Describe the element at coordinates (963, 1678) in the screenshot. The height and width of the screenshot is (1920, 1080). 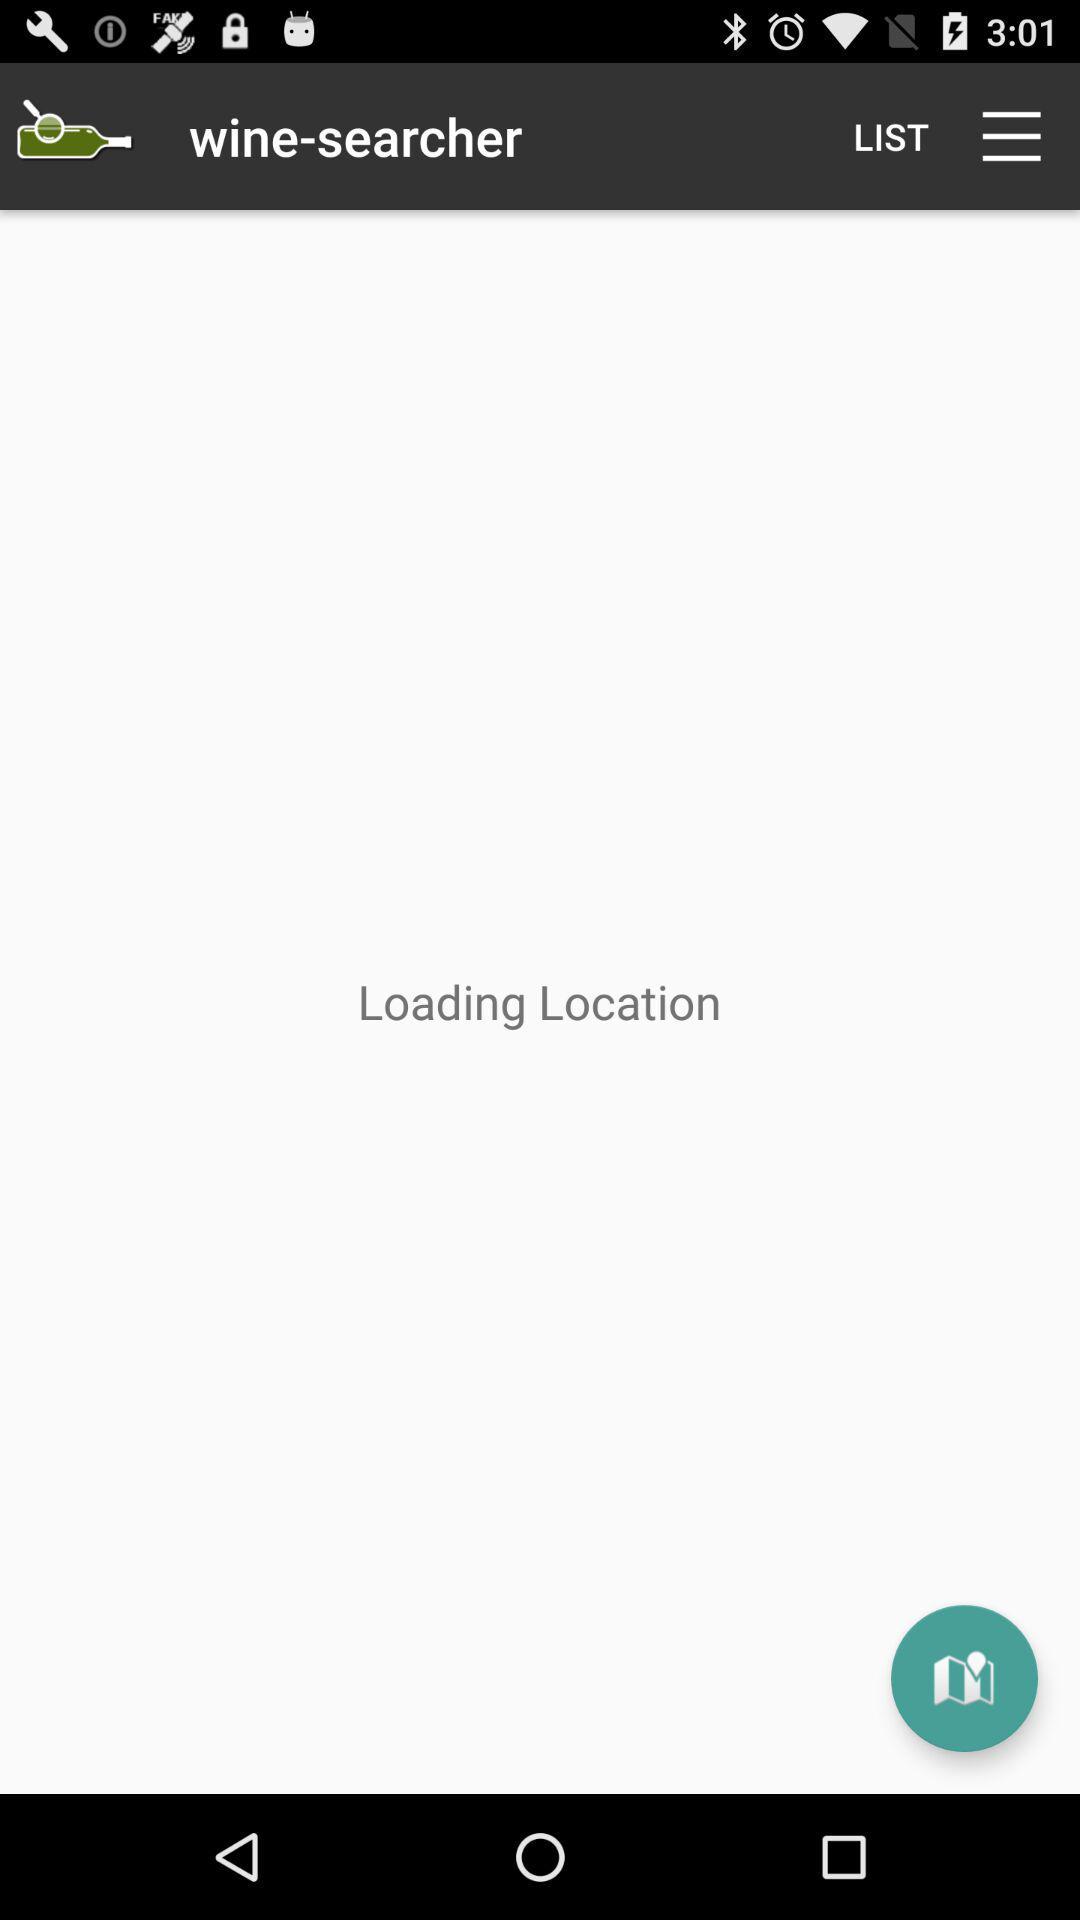
I see `map` at that location.